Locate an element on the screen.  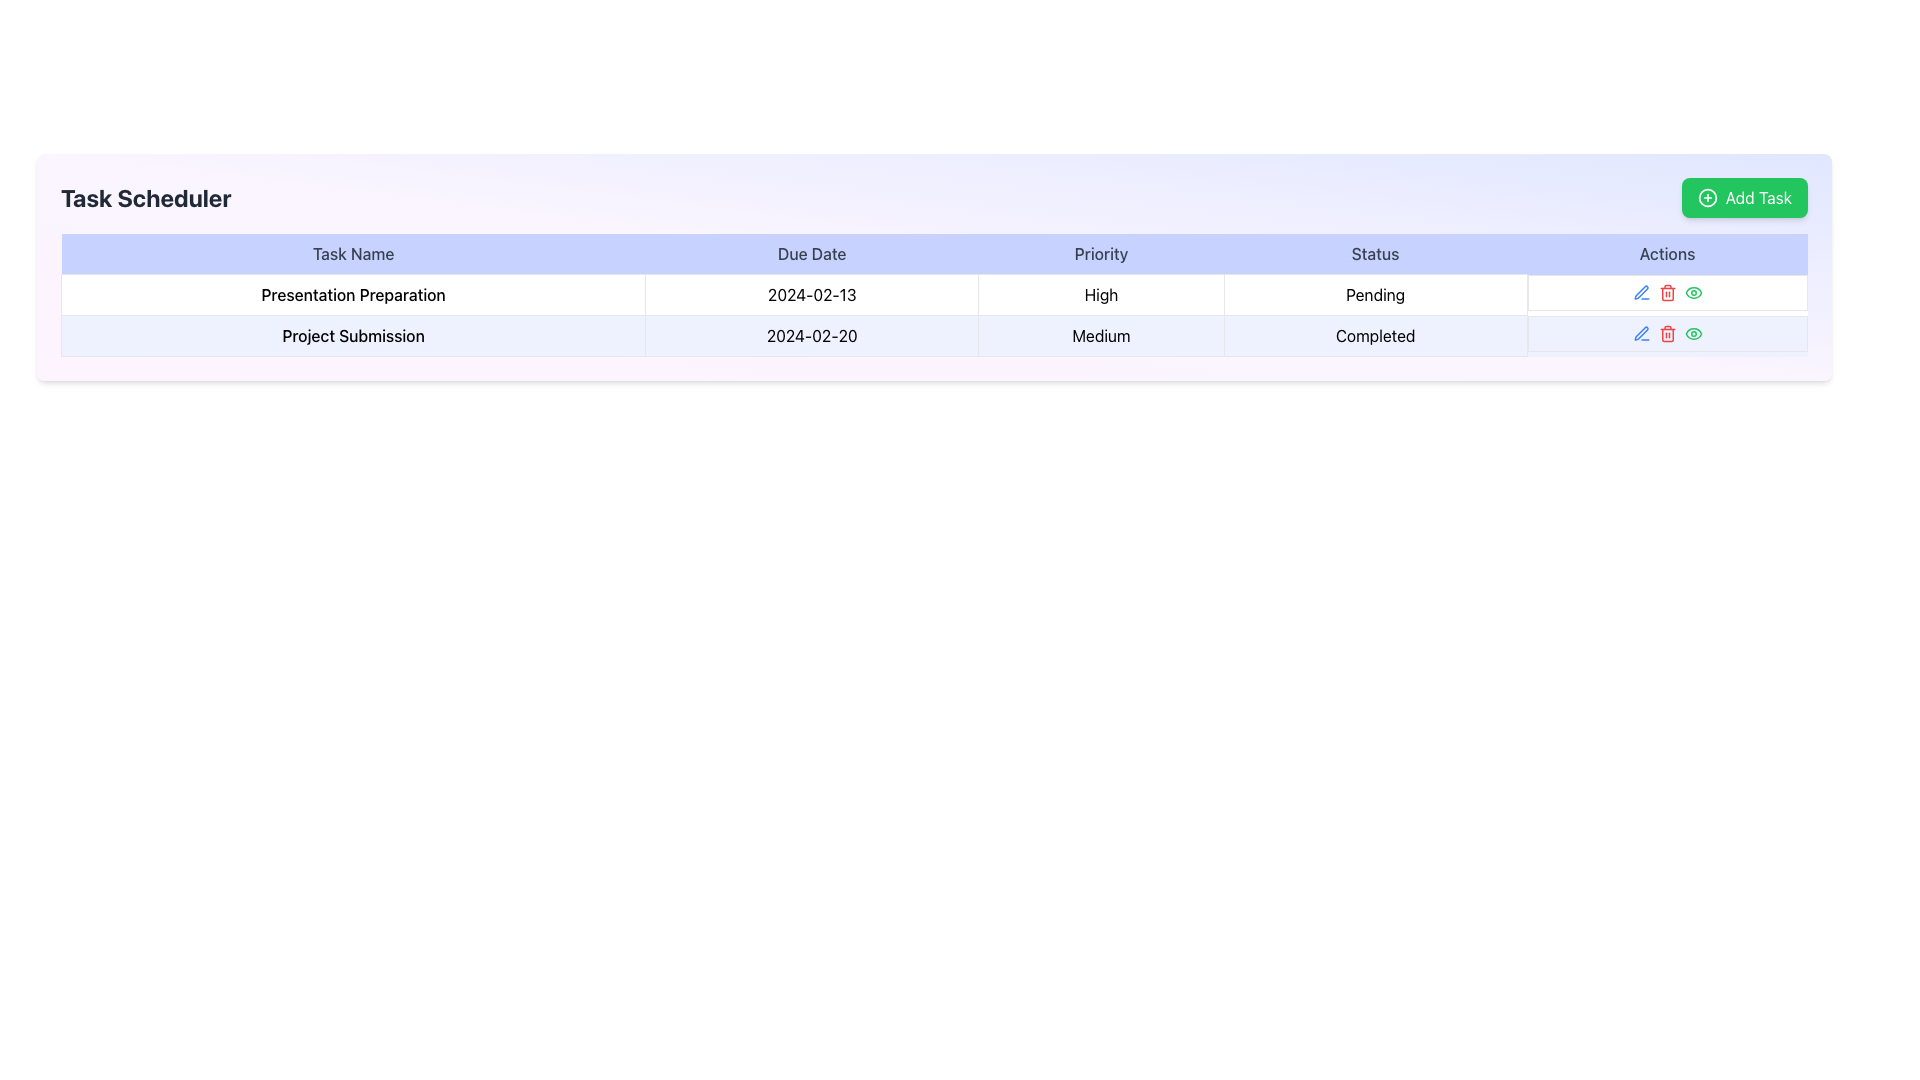
the text label header reading 'Task Name', which is styled with centered alignment and a blue background, located in the top-left area of the header row of a table structure is located at coordinates (353, 253).